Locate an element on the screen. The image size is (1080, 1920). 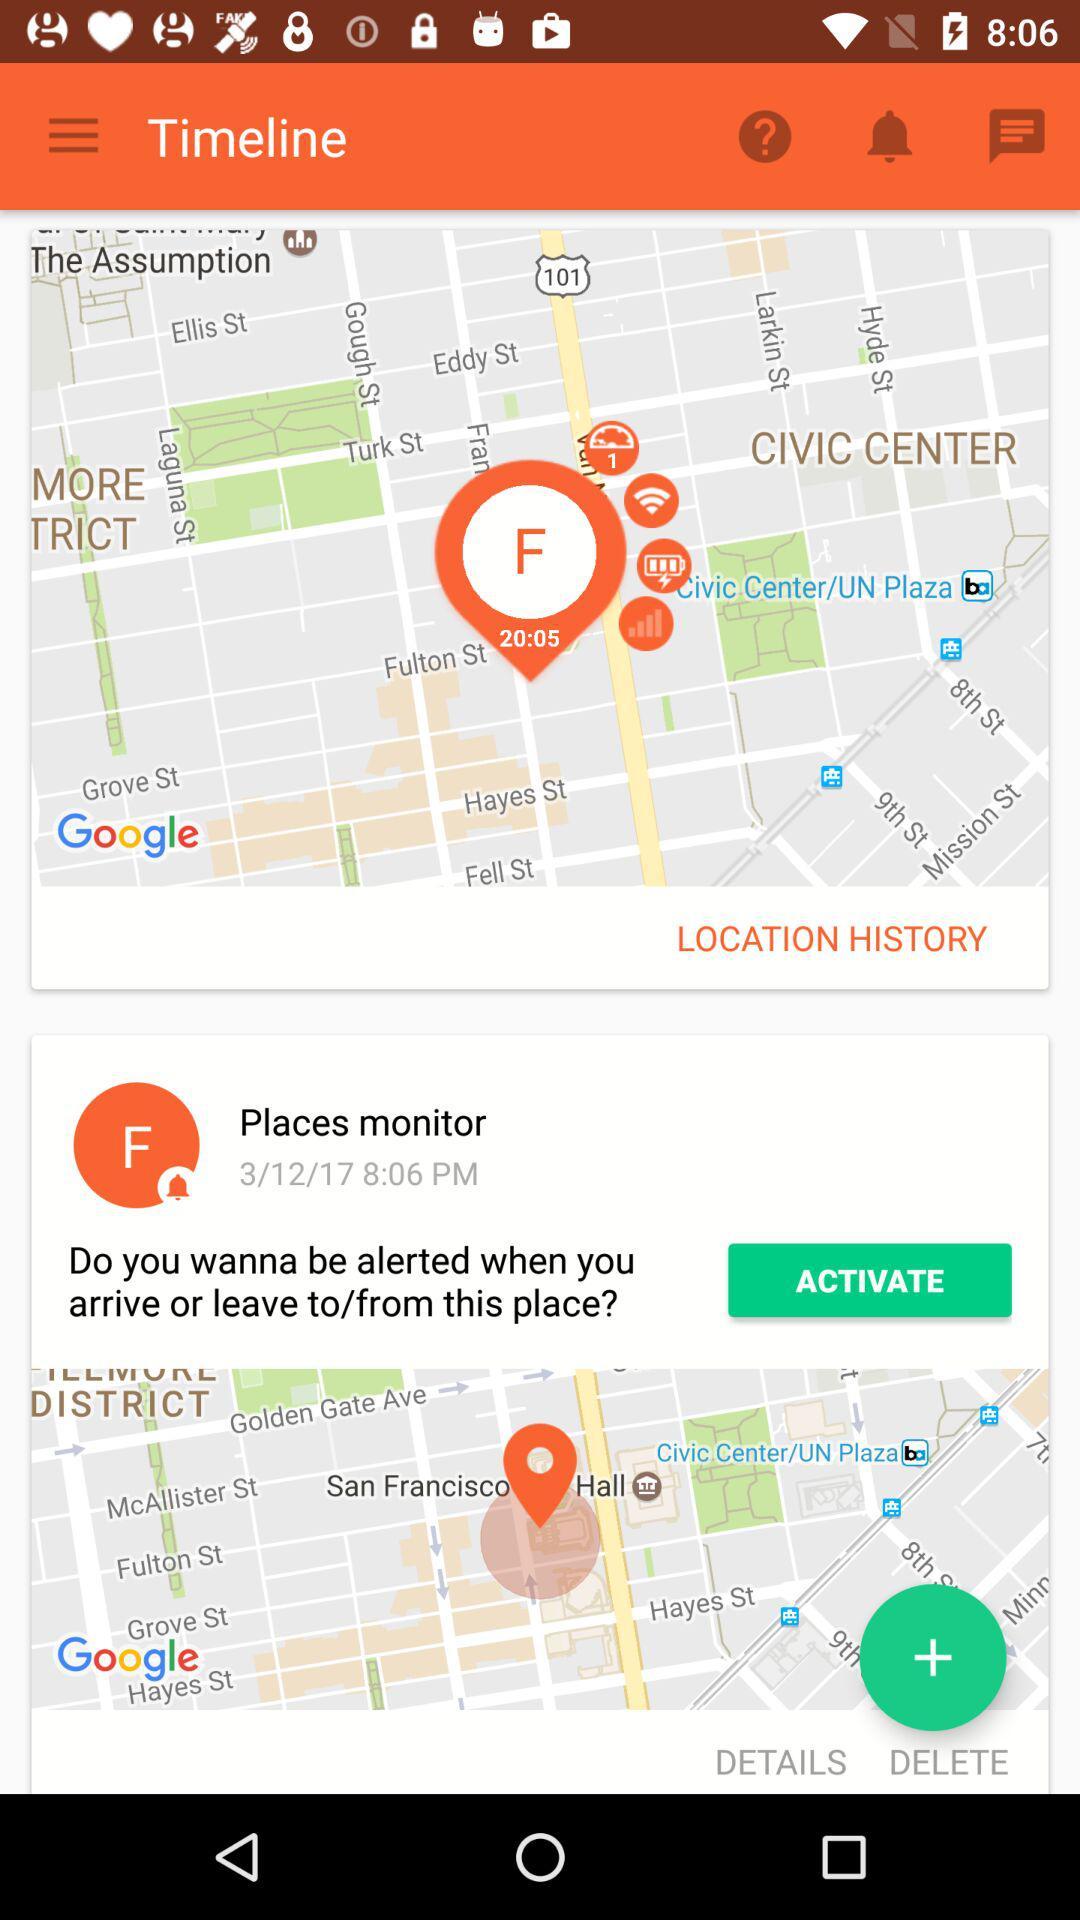
icon below the f is located at coordinates (398, 1280).